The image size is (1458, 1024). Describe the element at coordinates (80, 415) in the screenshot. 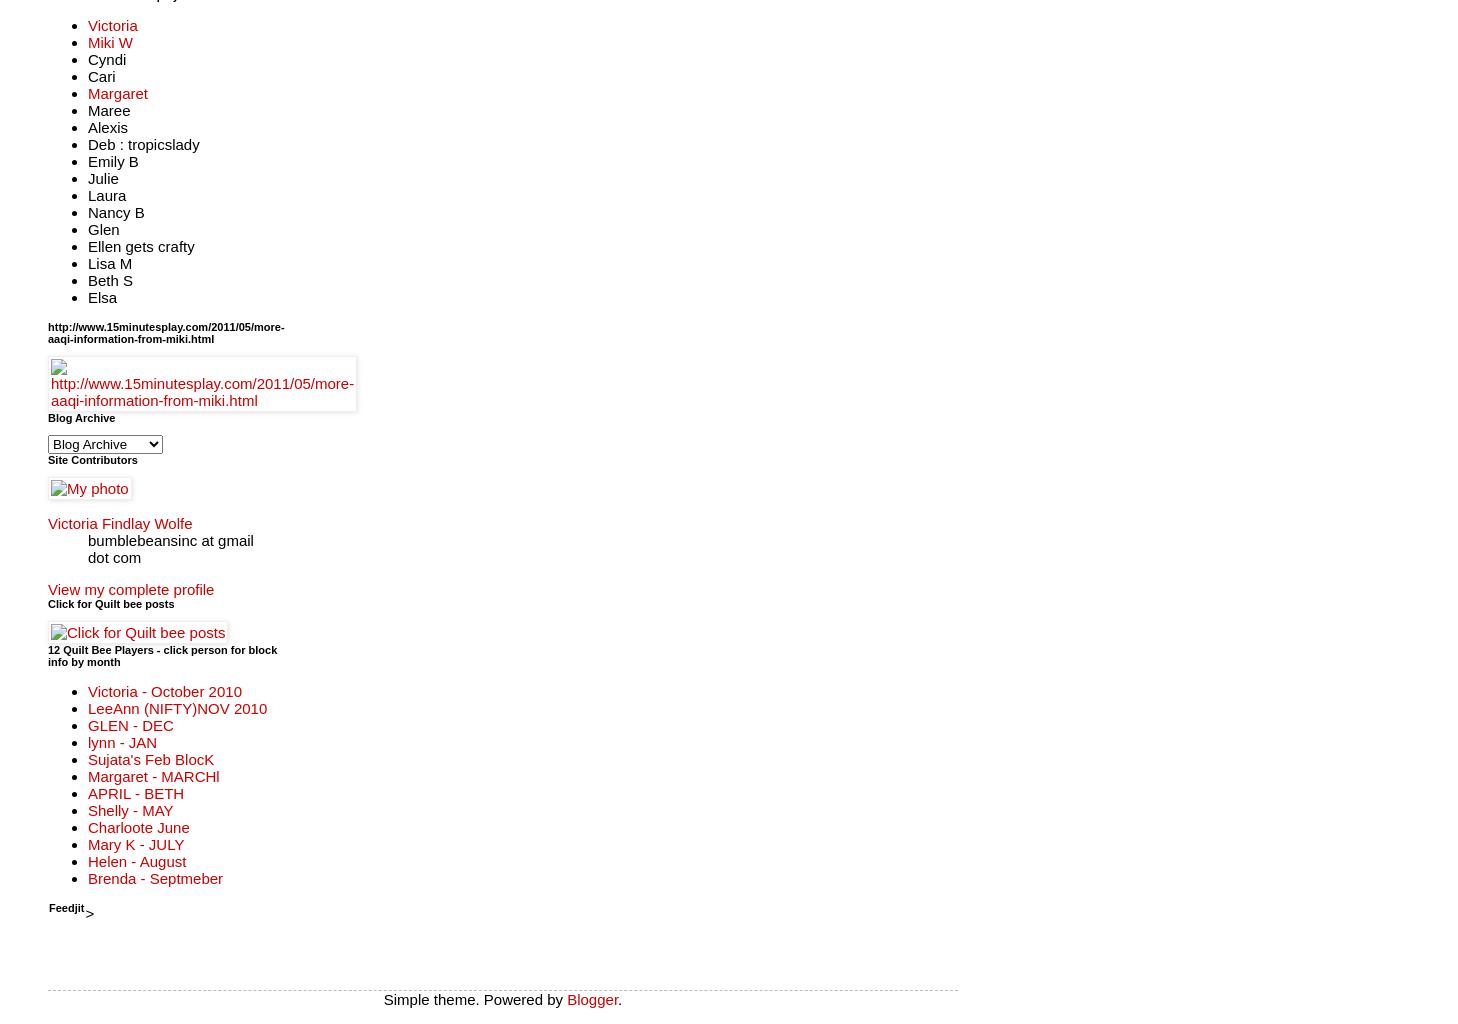

I see `'Blog Archive'` at that location.